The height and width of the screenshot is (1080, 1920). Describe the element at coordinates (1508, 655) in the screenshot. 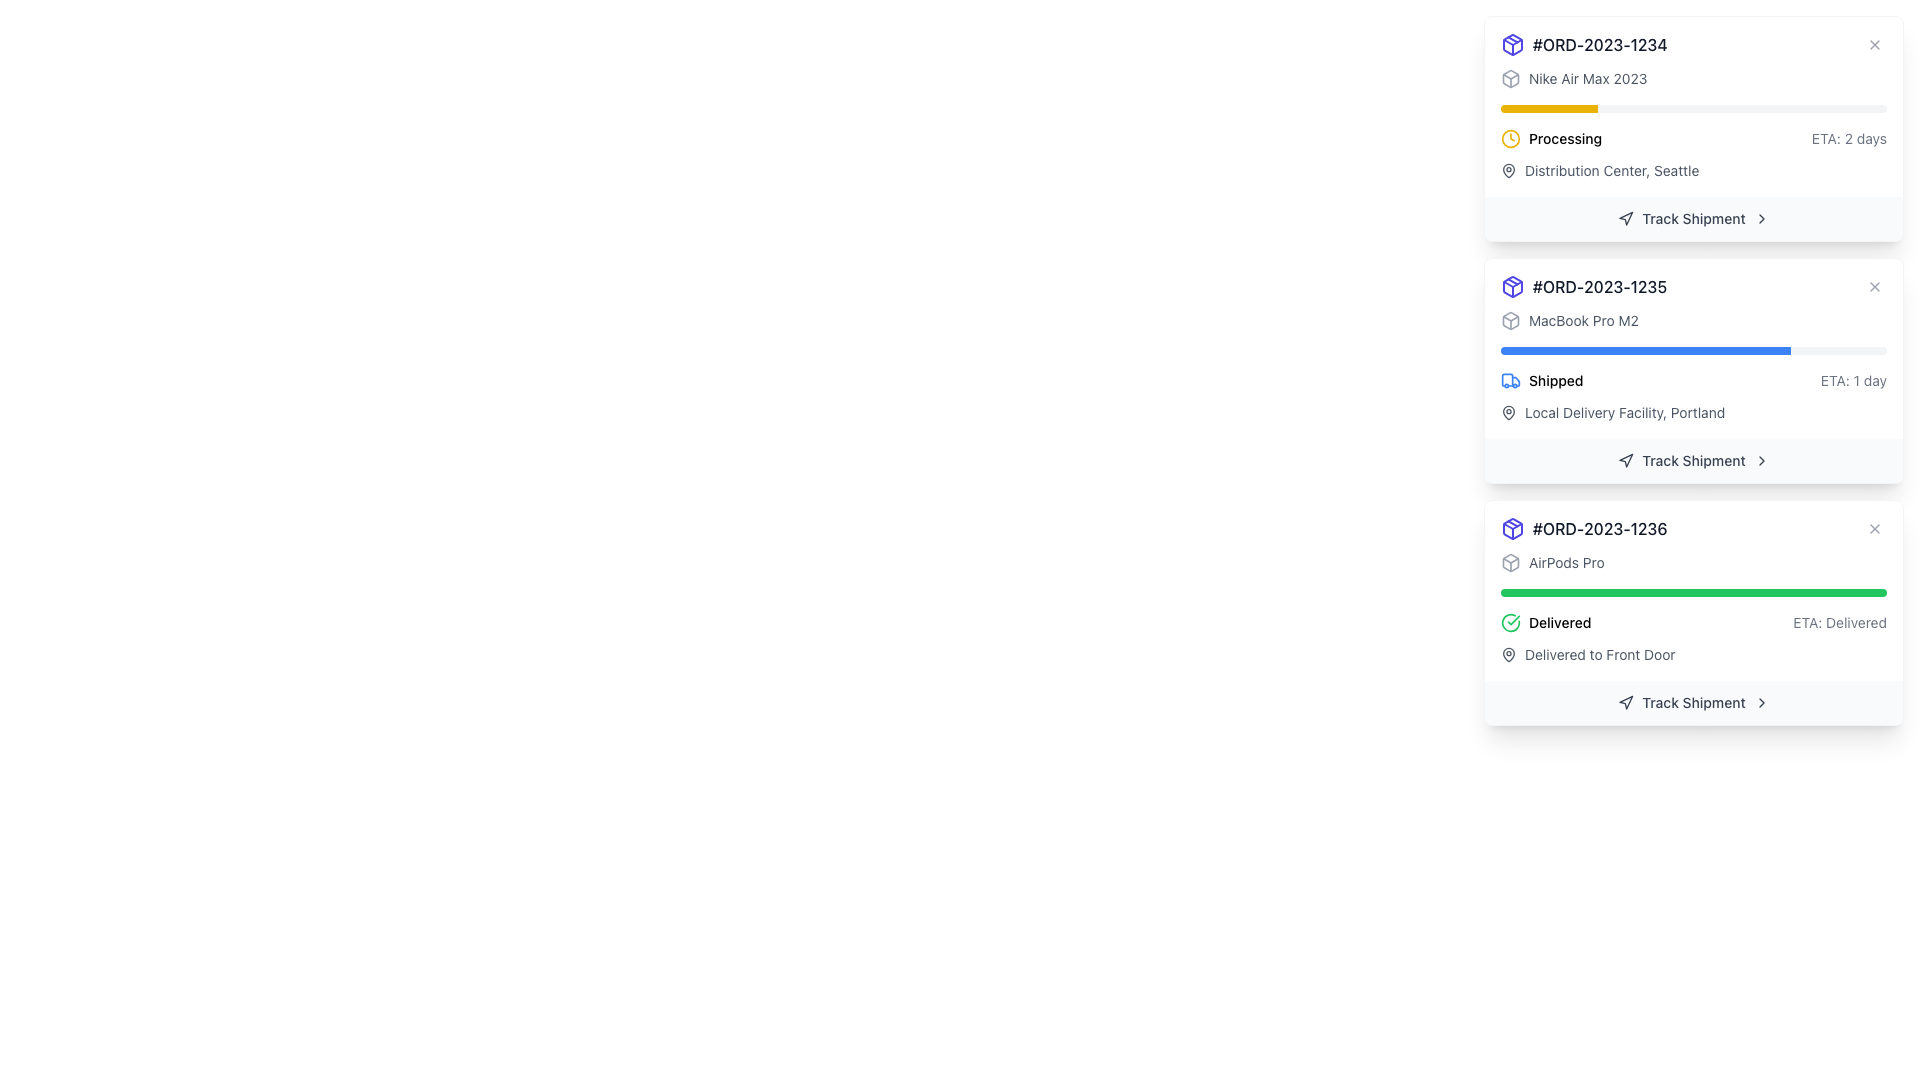

I see `the SVG graphic icon representing a map pin or location indicator to the left of the descriptive text 'Delivered to Front Door' for the 'AirPods Pro' order (order ID #ORD-2023-1236)` at that location.